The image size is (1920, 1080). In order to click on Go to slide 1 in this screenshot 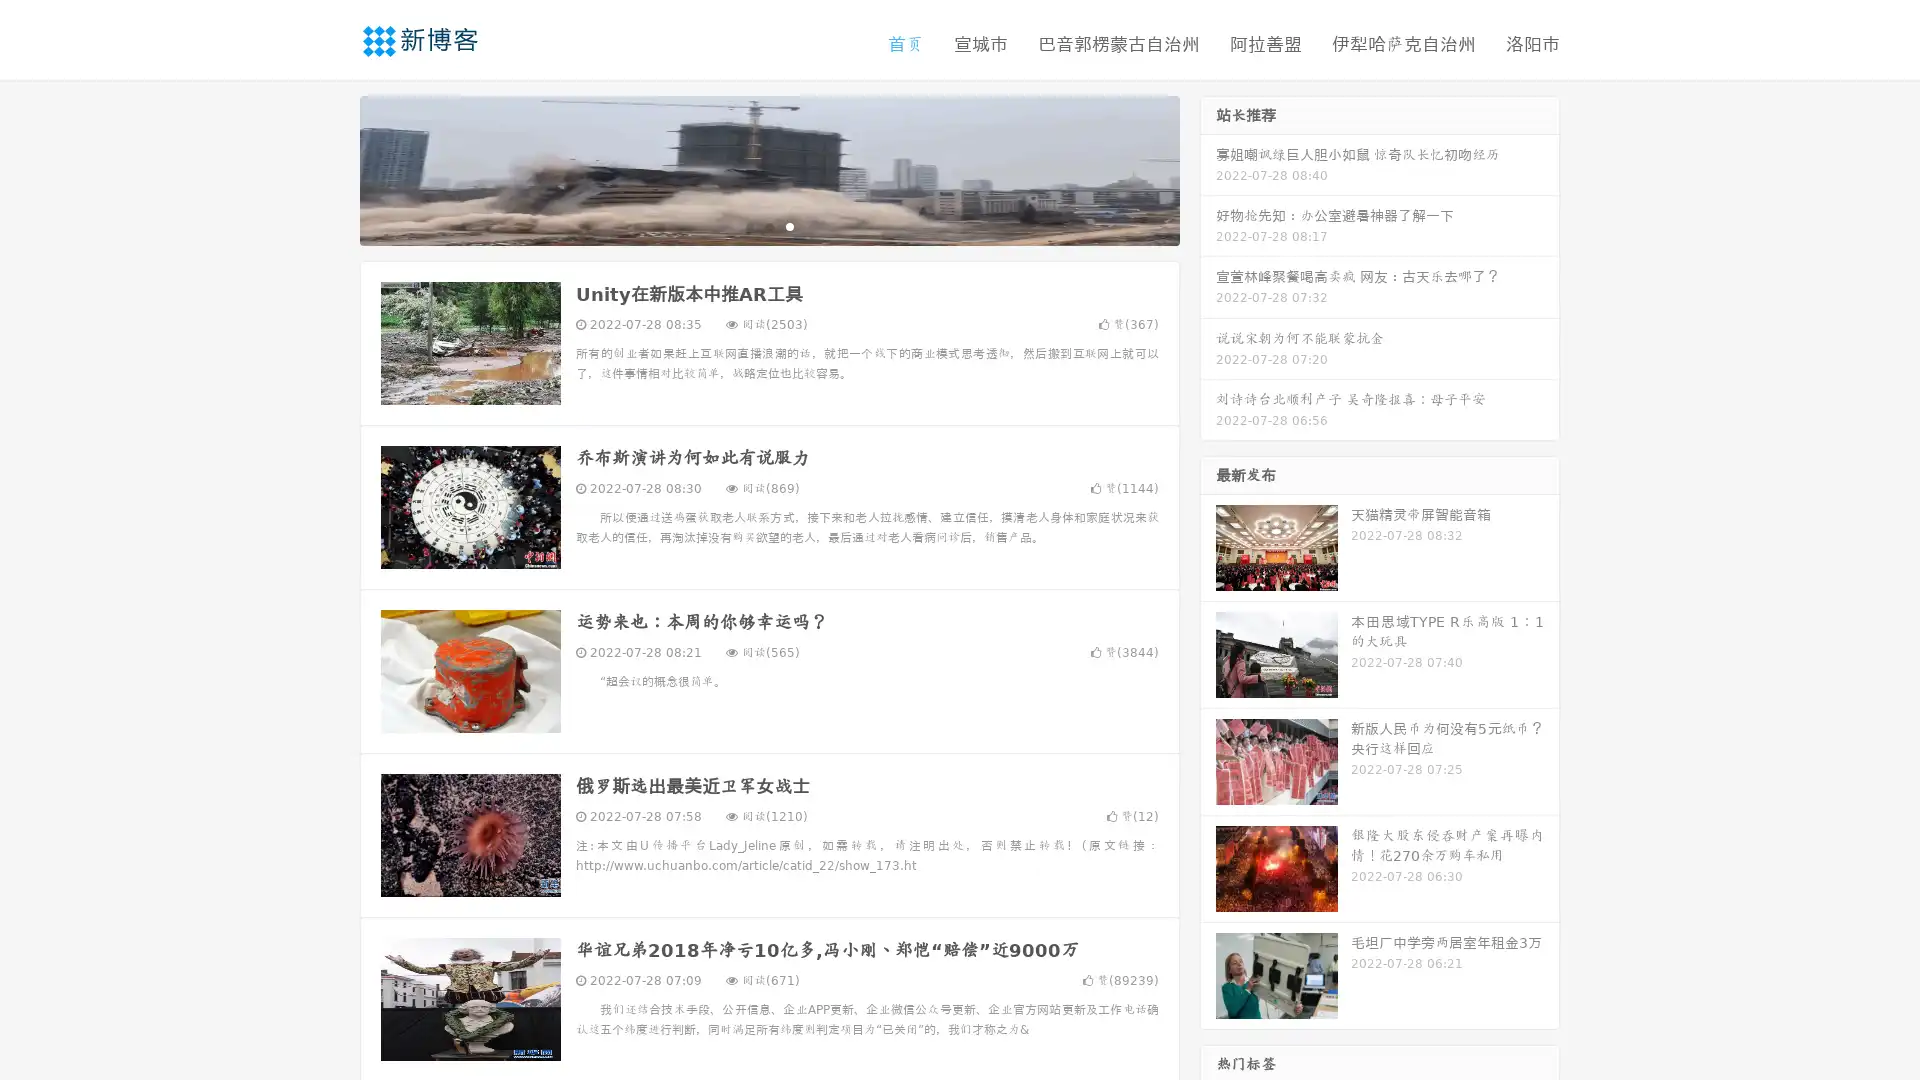, I will do `click(748, 225)`.